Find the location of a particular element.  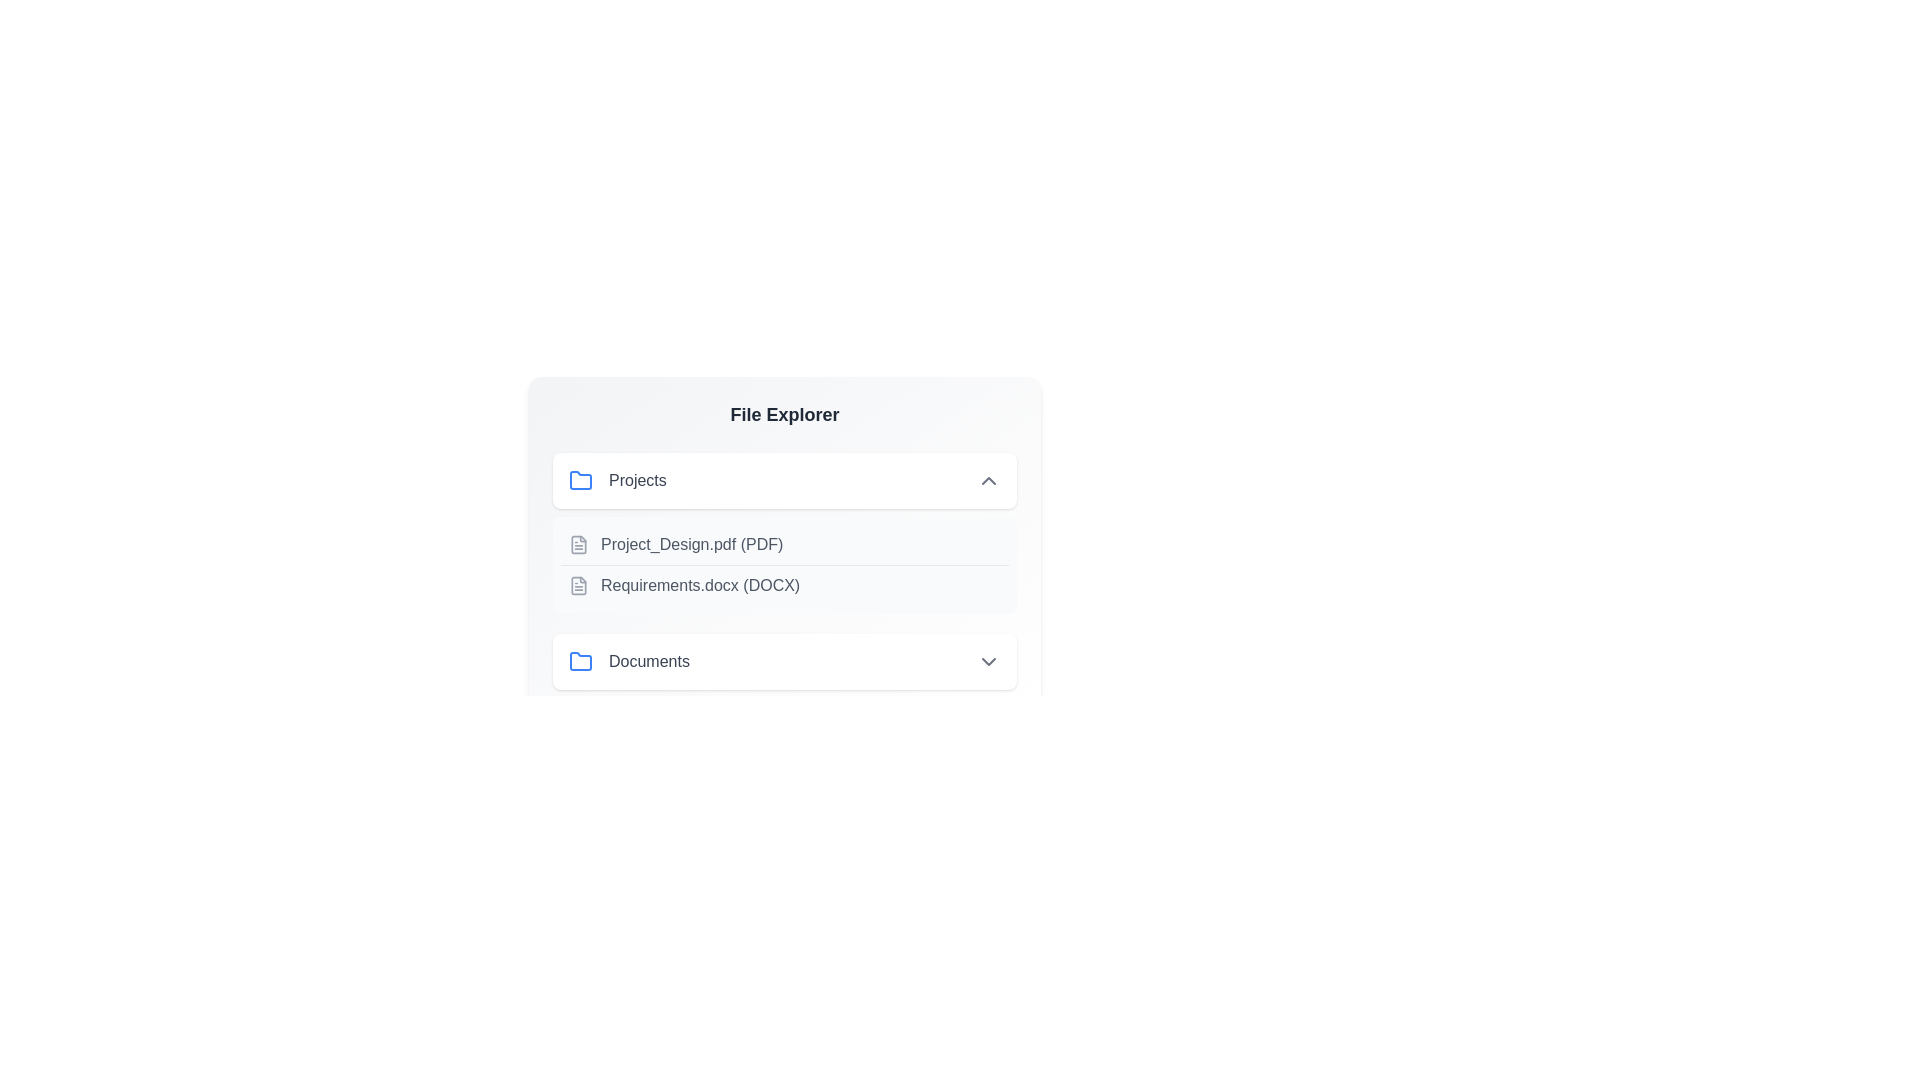

the file or directory identified by Projects is located at coordinates (784, 481).